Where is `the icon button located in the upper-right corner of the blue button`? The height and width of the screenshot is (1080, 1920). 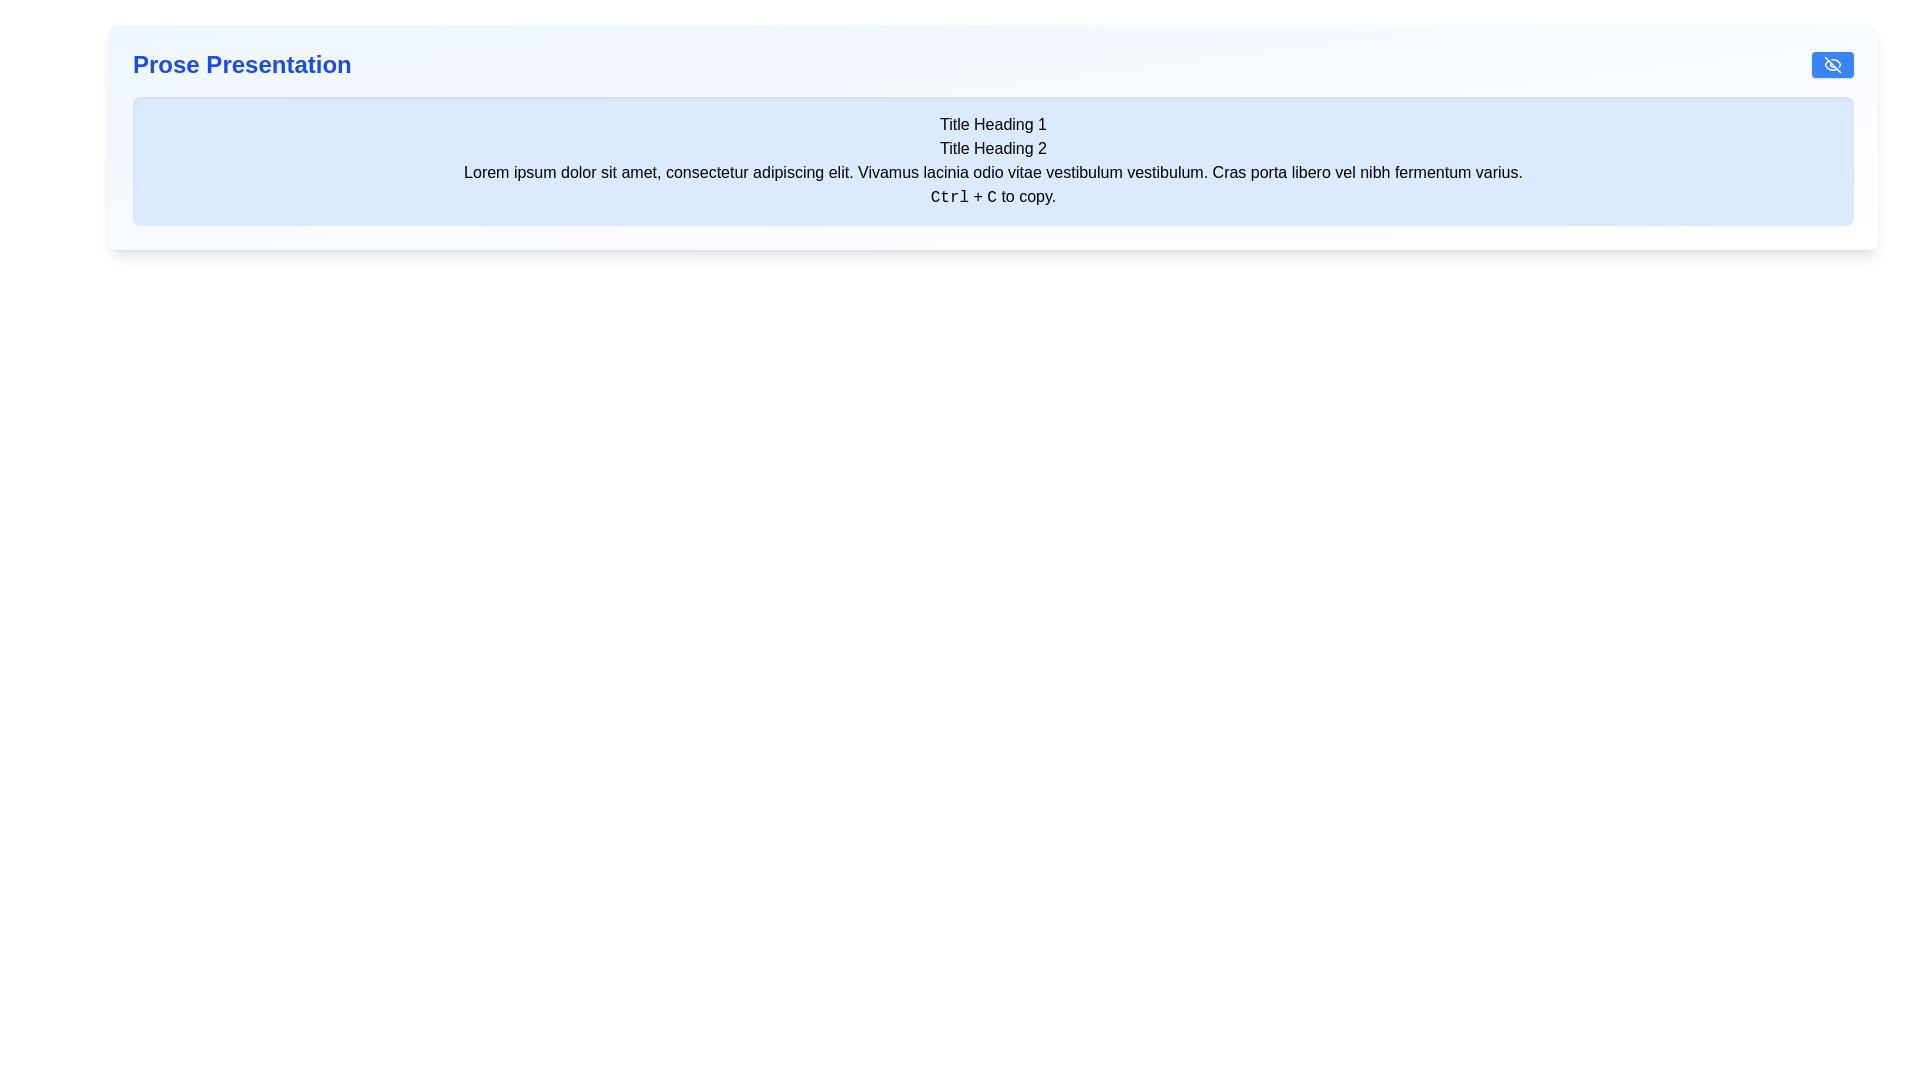
the icon button located in the upper-right corner of the blue button is located at coordinates (1833, 64).